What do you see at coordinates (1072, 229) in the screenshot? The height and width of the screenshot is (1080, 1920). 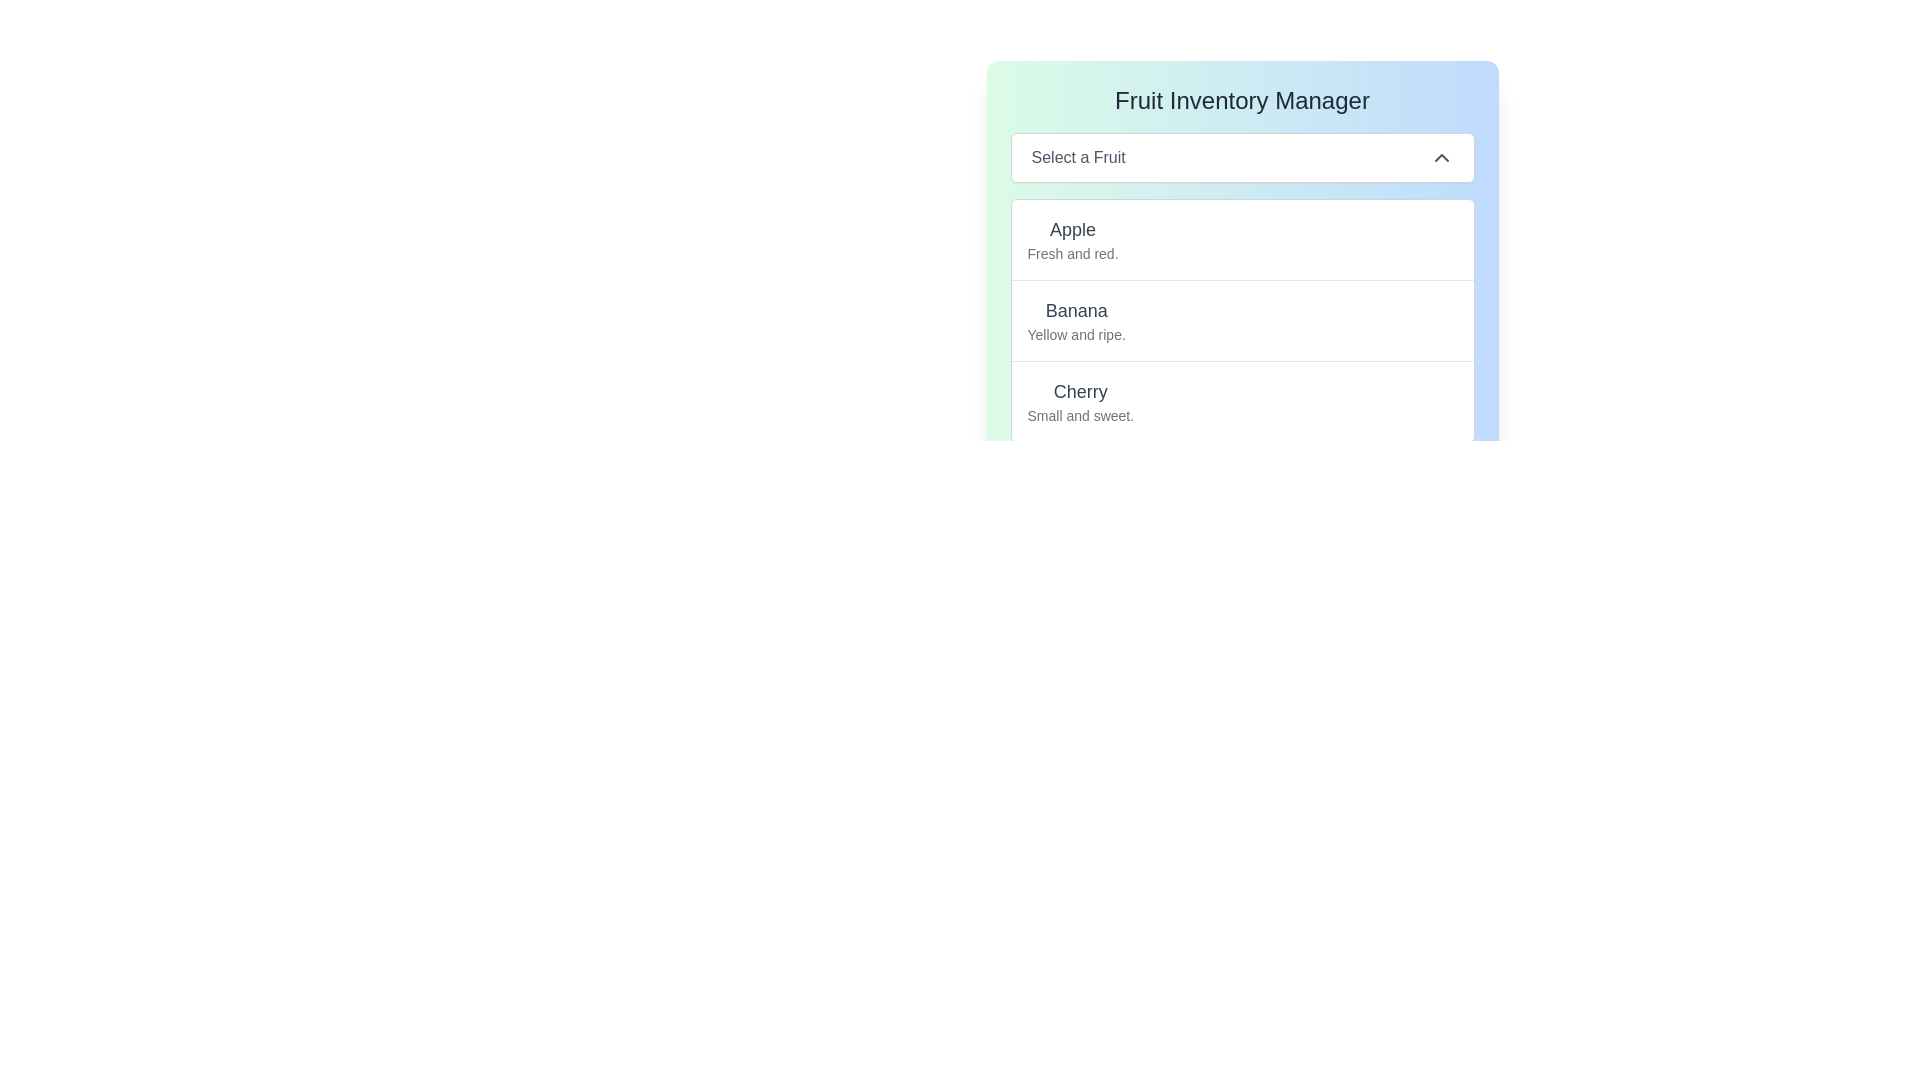 I see `the text label that displays 'Apple', which is styled in a bold, dark gray font and serves as the title for additional information` at bounding box center [1072, 229].